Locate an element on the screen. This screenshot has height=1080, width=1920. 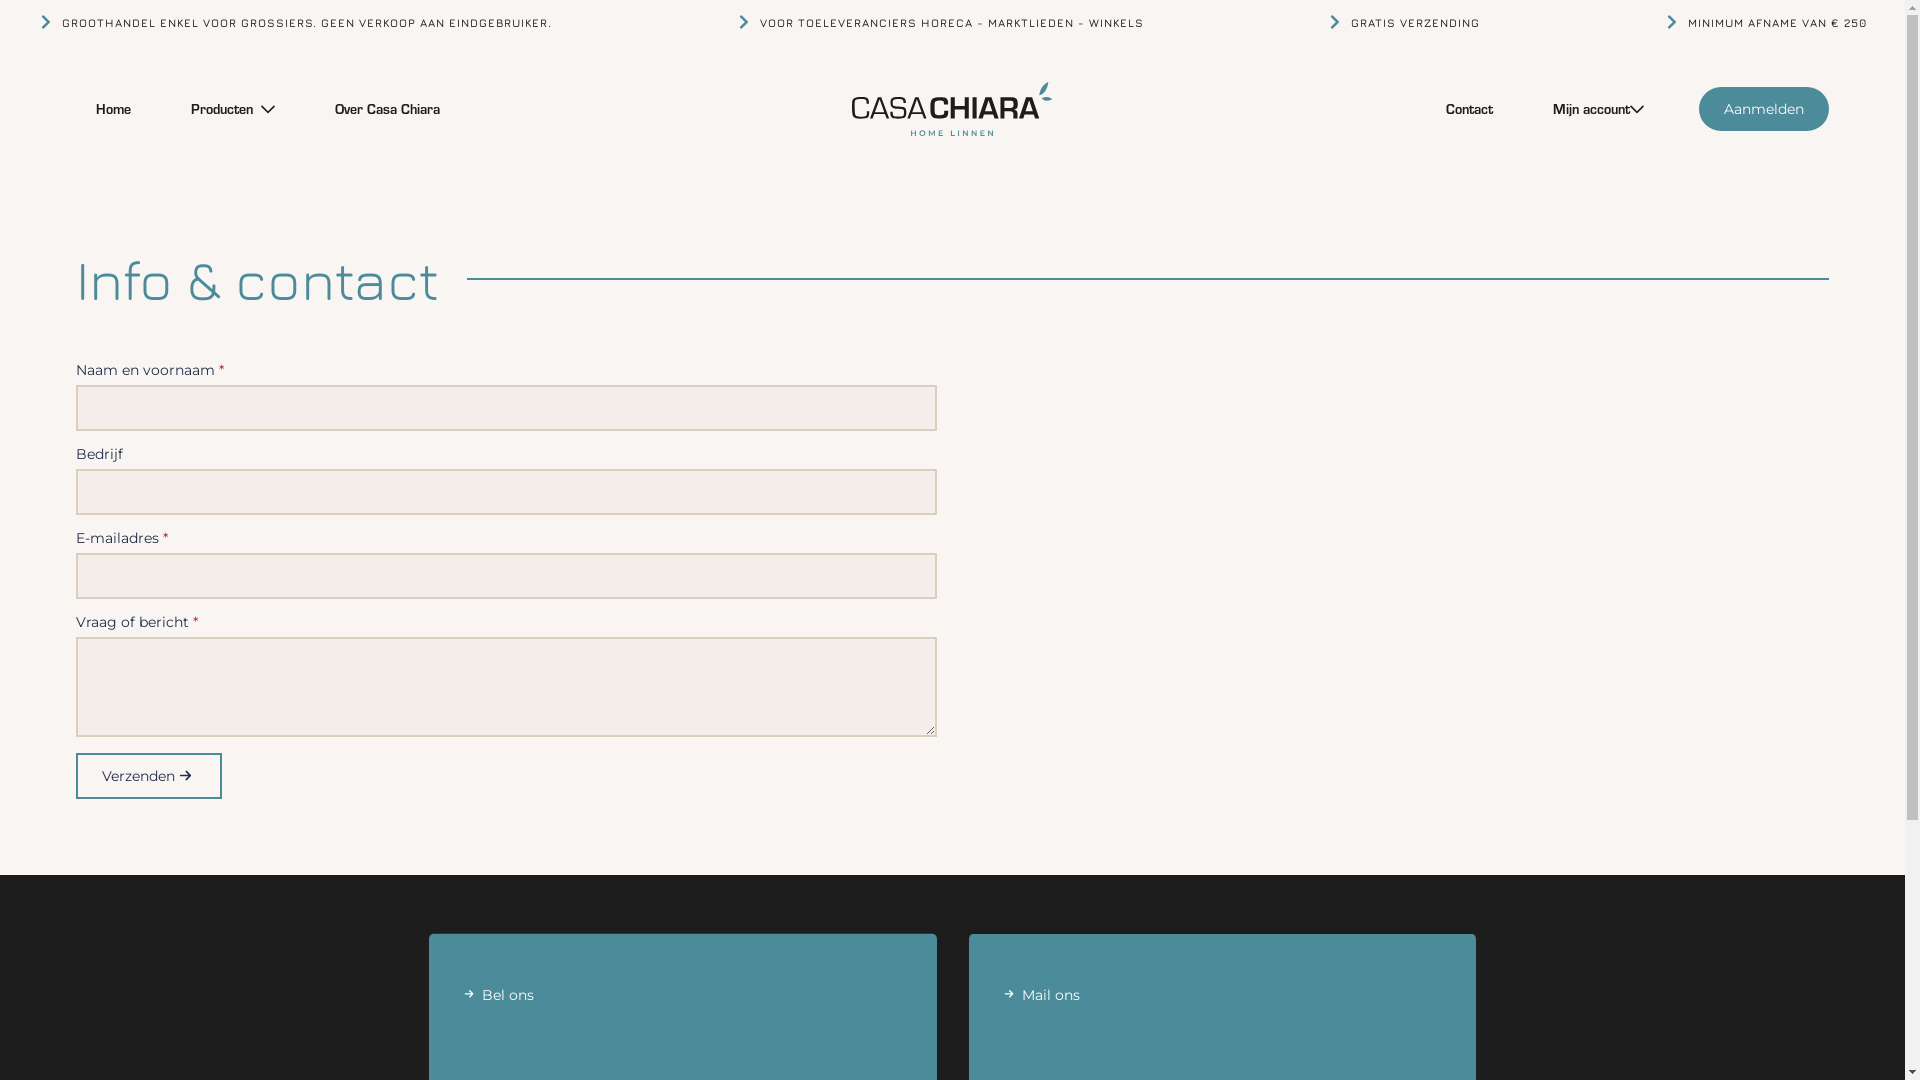
'Verzenden' is located at coordinates (147, 774).